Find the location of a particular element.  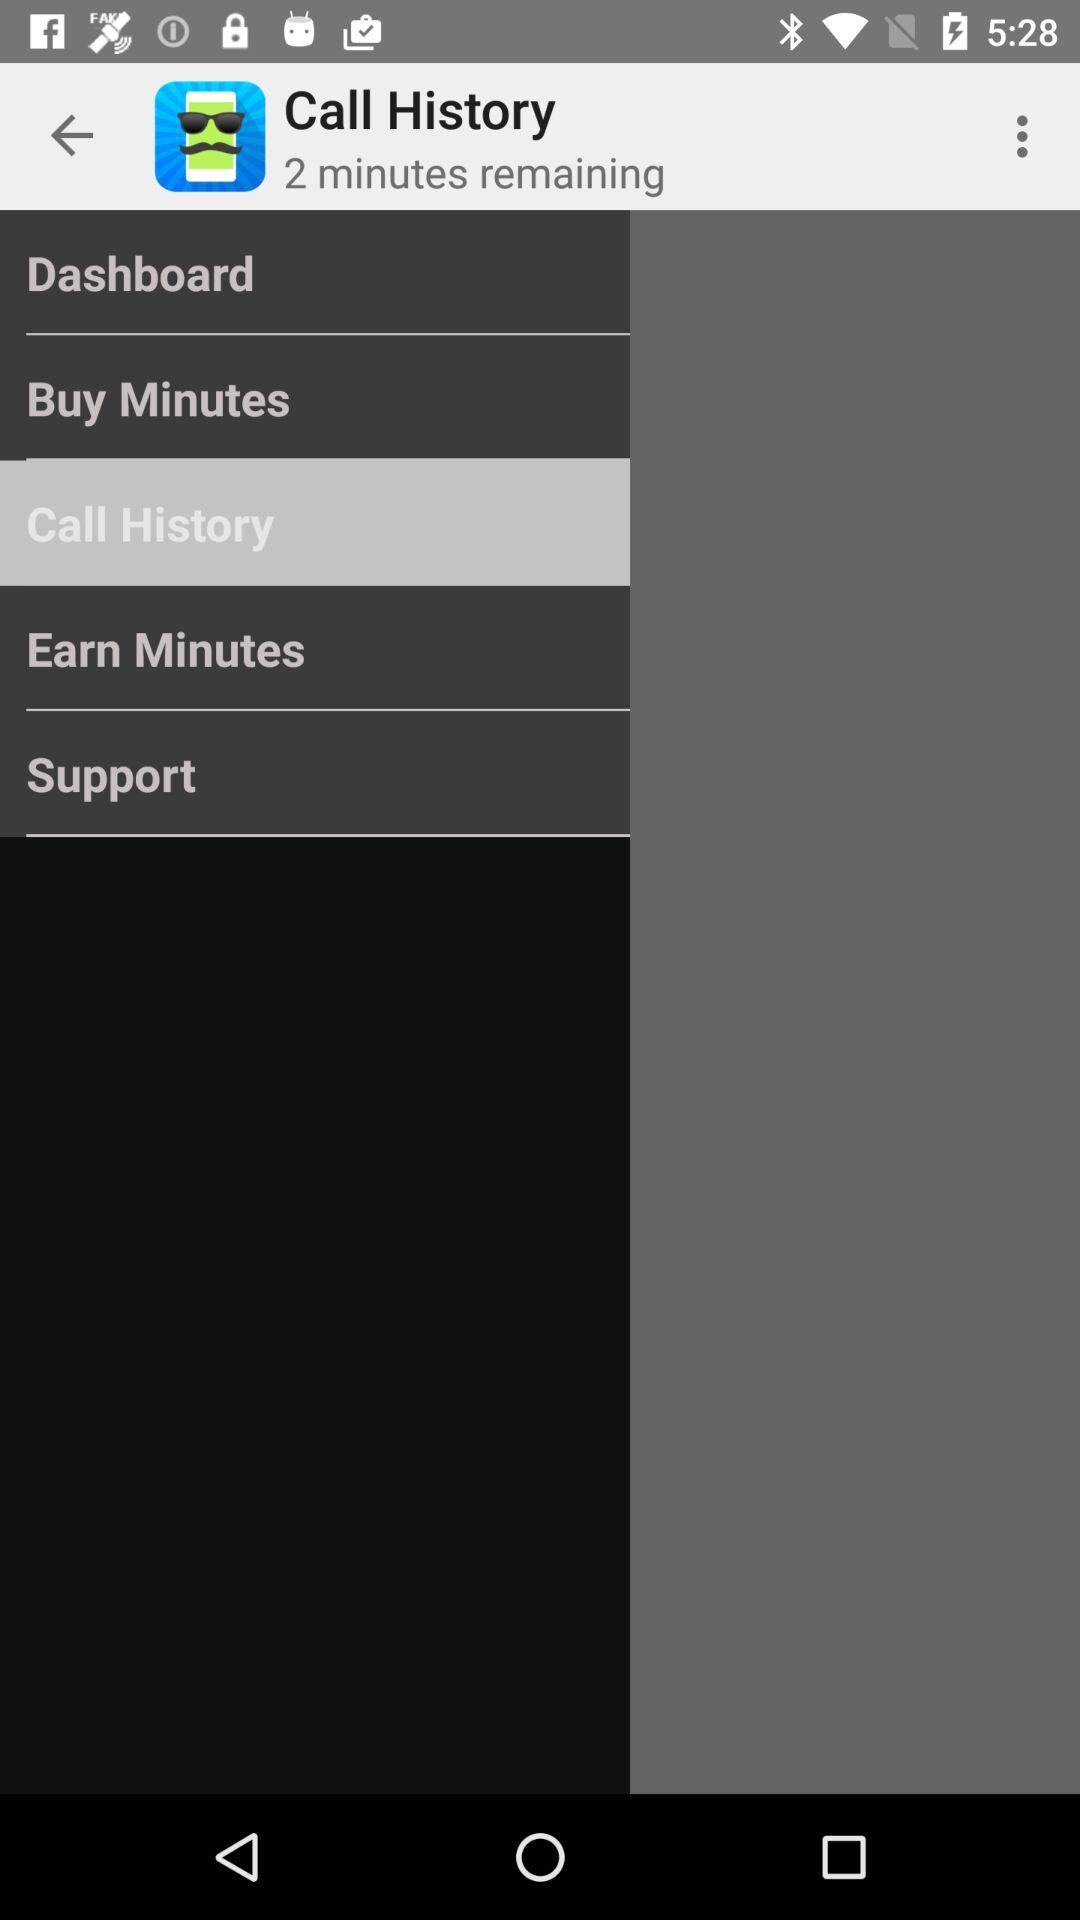

buy minutes is located at coordinates (315, 398).